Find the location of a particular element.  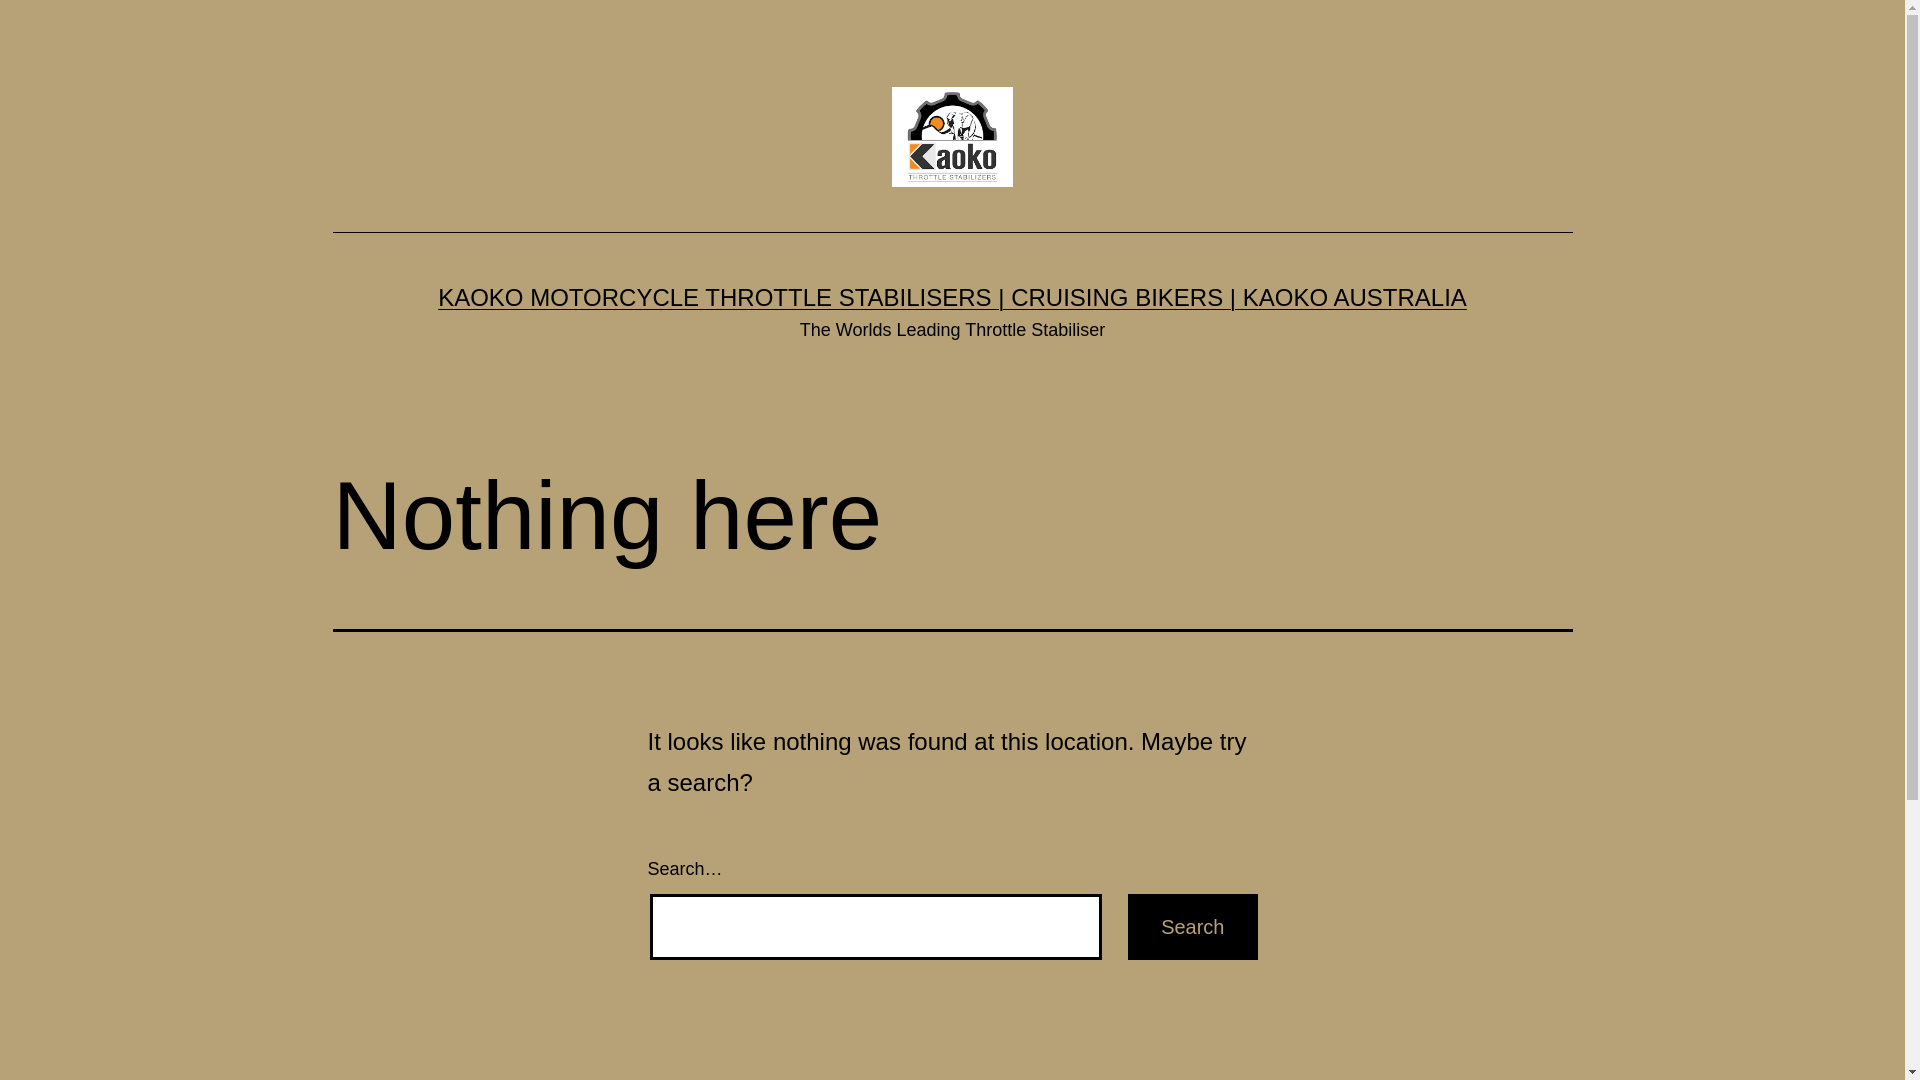

'Search' is located at coordinates (1192, 926).